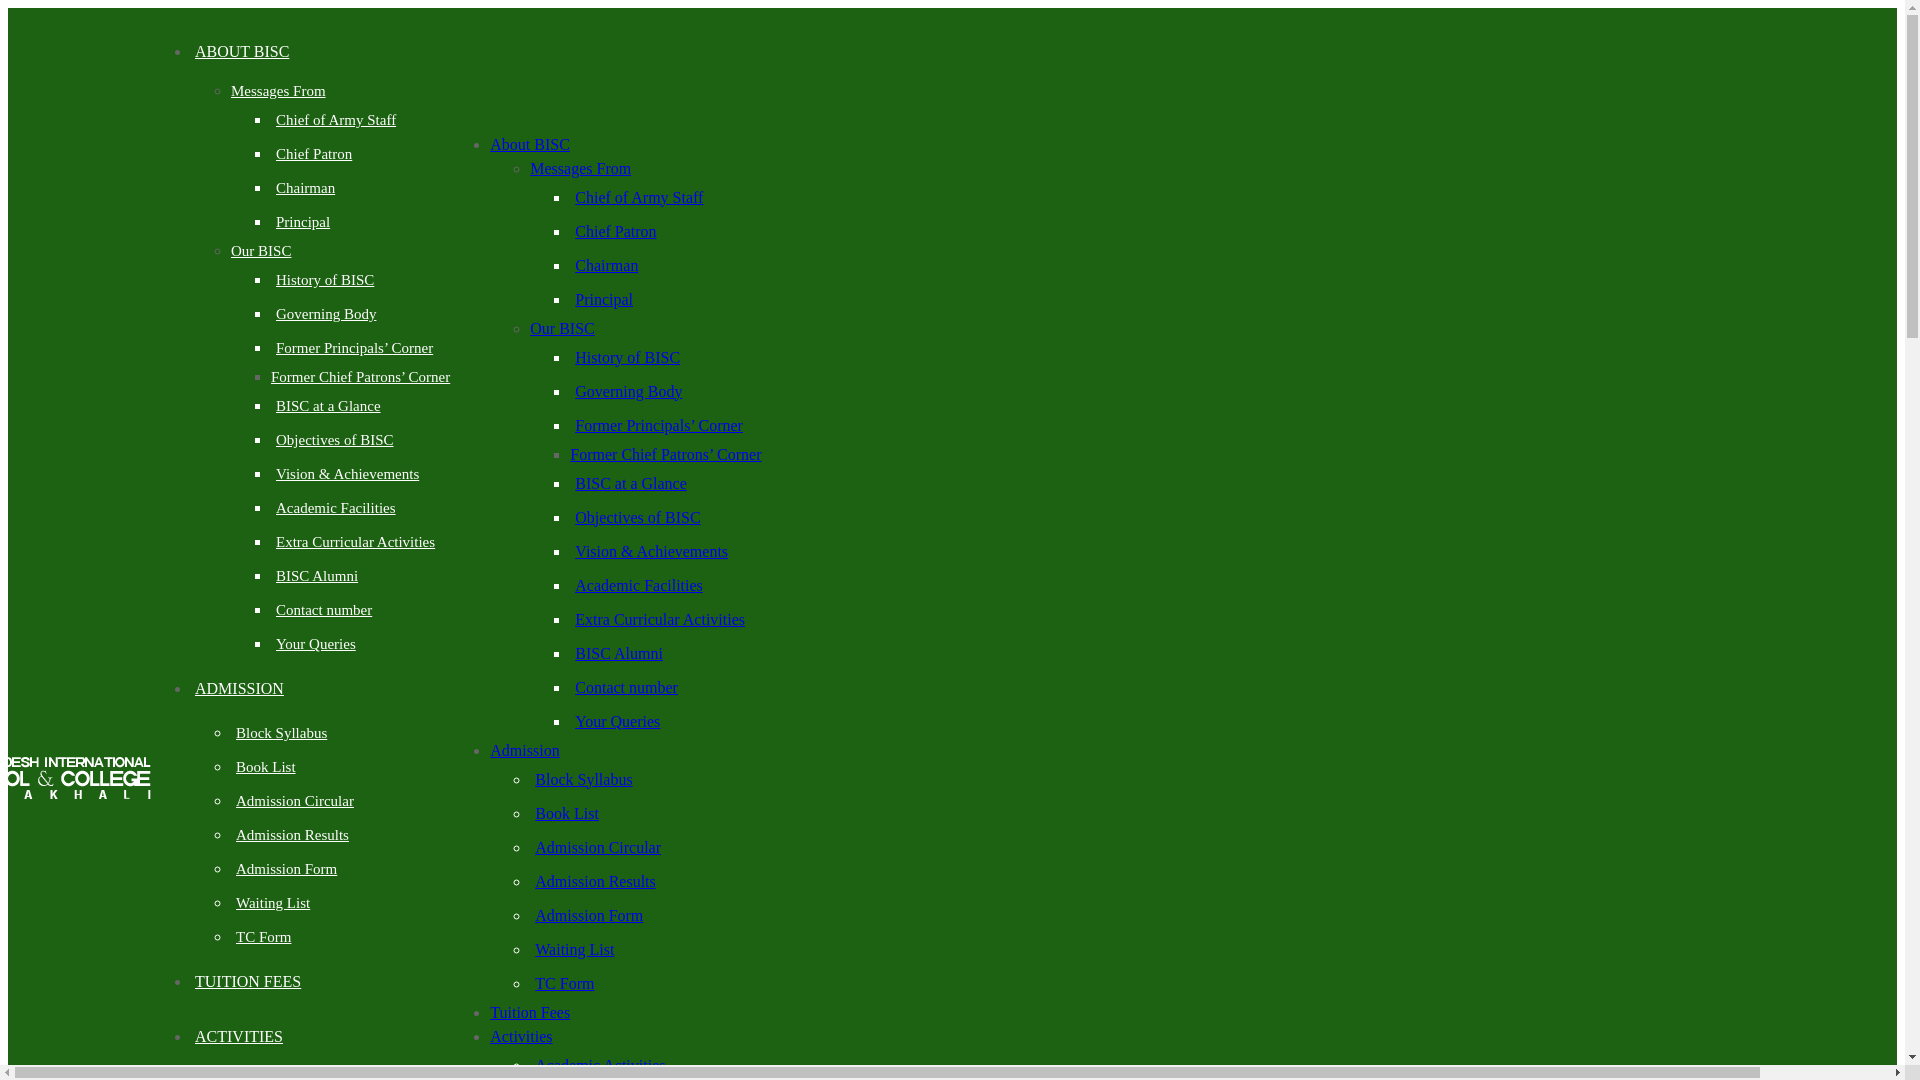 This screenshot has height=1080, width=1920. What do you see at coordinates (565, 812) in the screenshot?
I see `'Book List'` at bounding box center [565, 812].